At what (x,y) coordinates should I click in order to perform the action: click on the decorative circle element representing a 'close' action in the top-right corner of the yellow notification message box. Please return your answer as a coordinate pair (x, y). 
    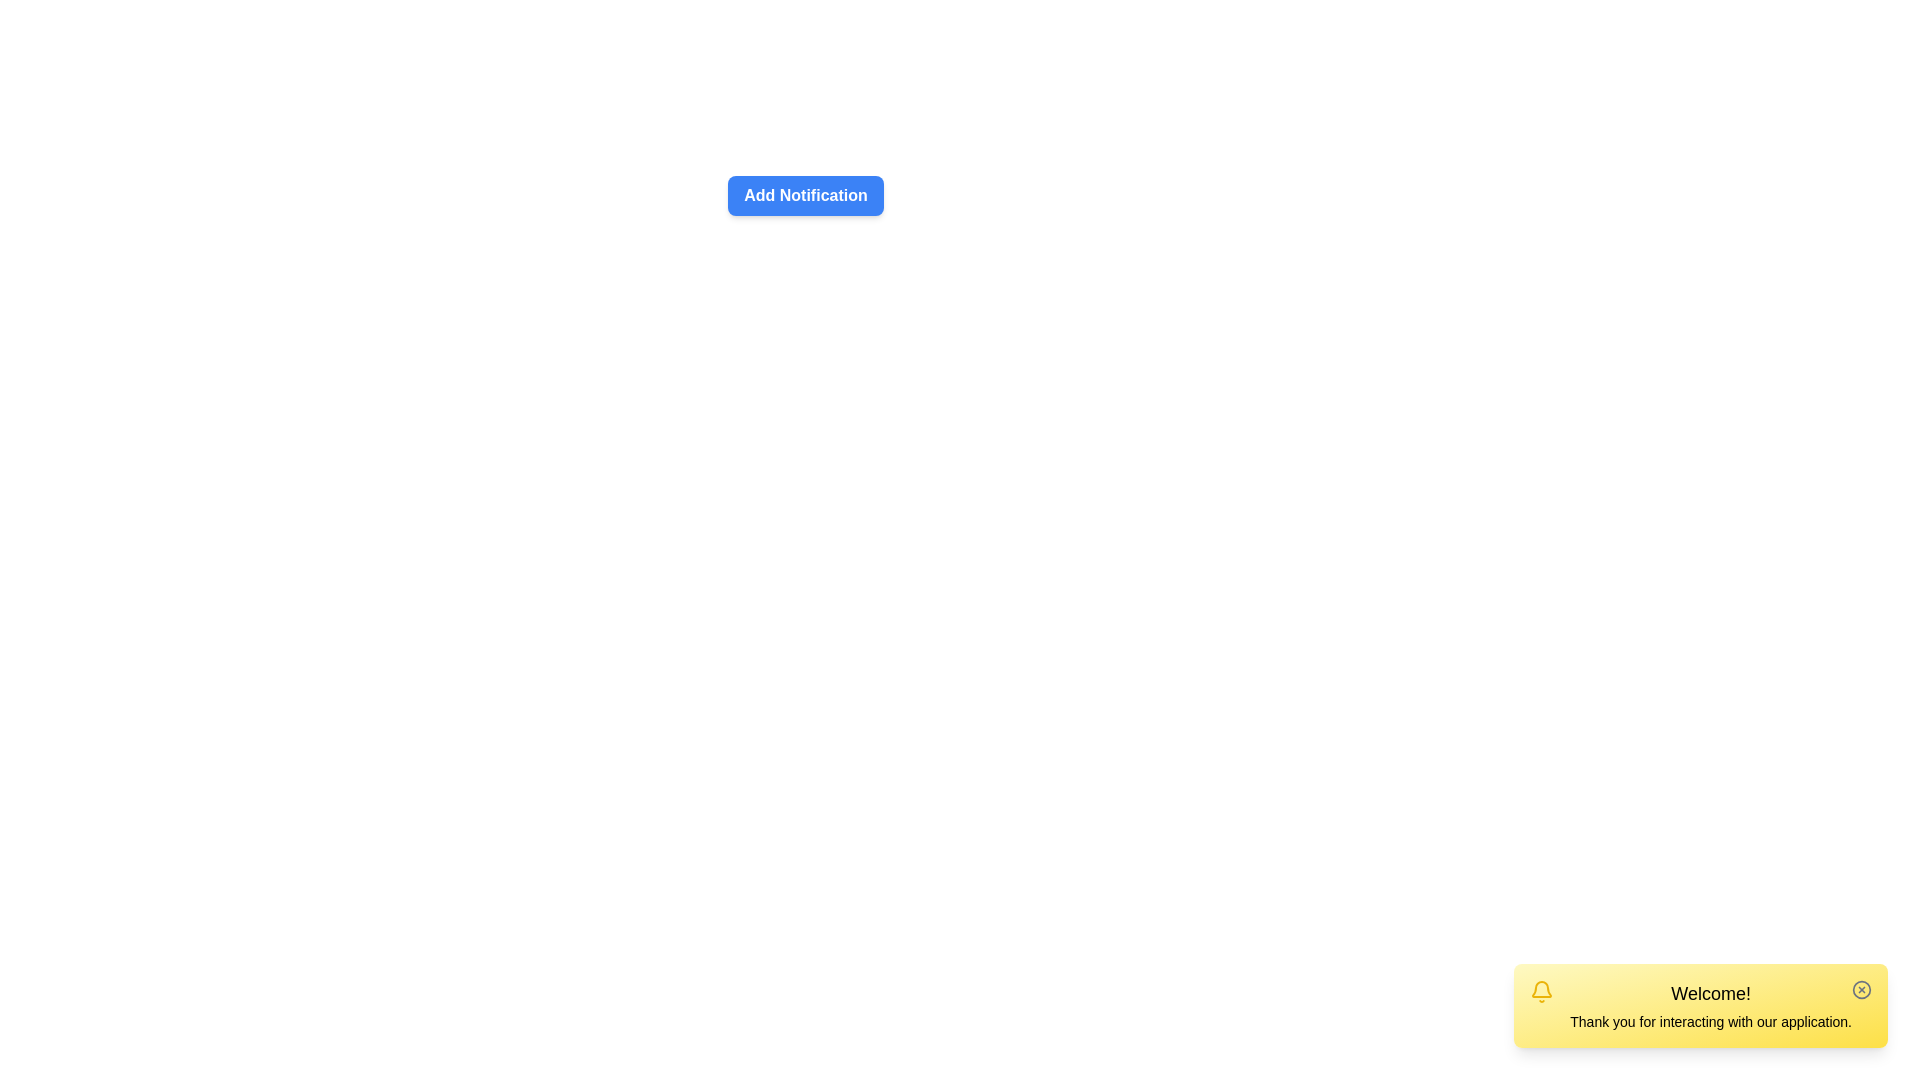
    Looking at the image, I should click on (1861, 990).